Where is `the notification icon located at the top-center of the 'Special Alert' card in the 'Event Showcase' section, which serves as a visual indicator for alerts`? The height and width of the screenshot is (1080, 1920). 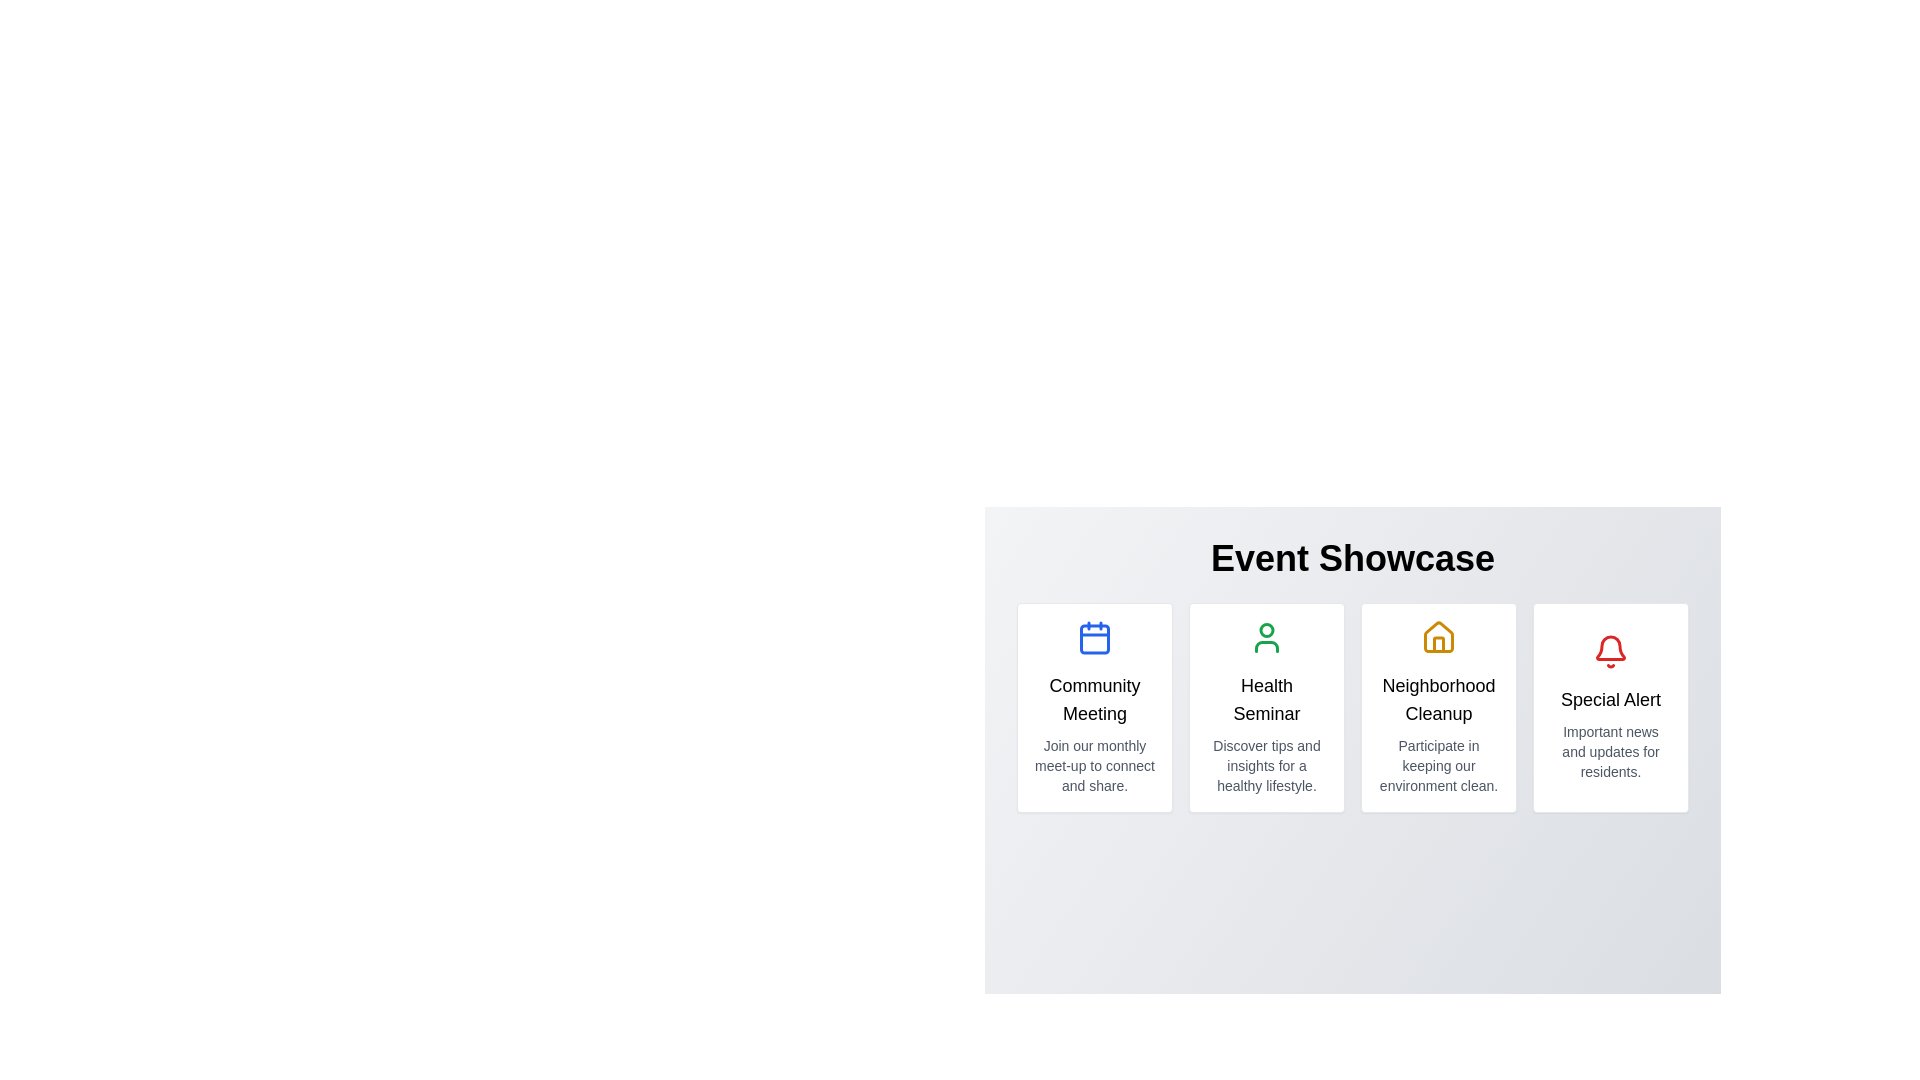 the notification icon located at the top-center of the 'Special Alert' card in the 'Event Showcase' section, which serves as a visual indicator for alerts is located at coordinates (1611, 648).